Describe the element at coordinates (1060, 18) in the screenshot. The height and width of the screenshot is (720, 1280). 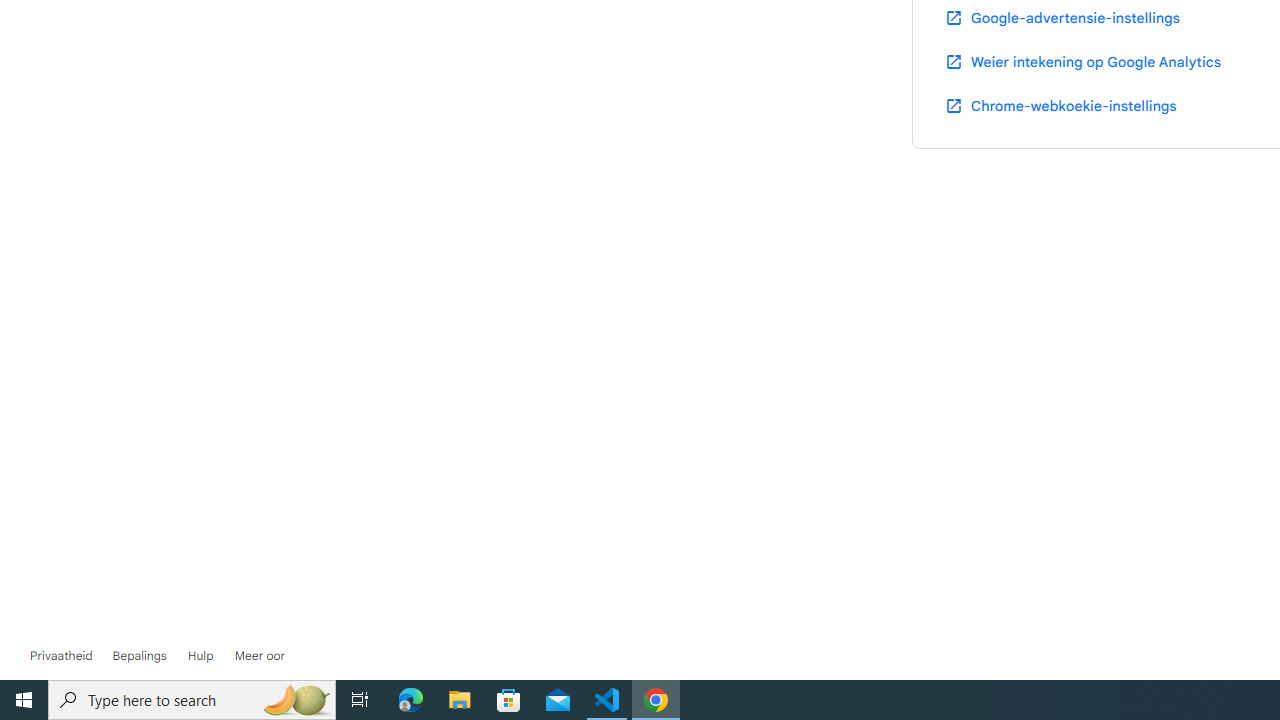
I see `'Google-advertensie-instellings'` at that location.